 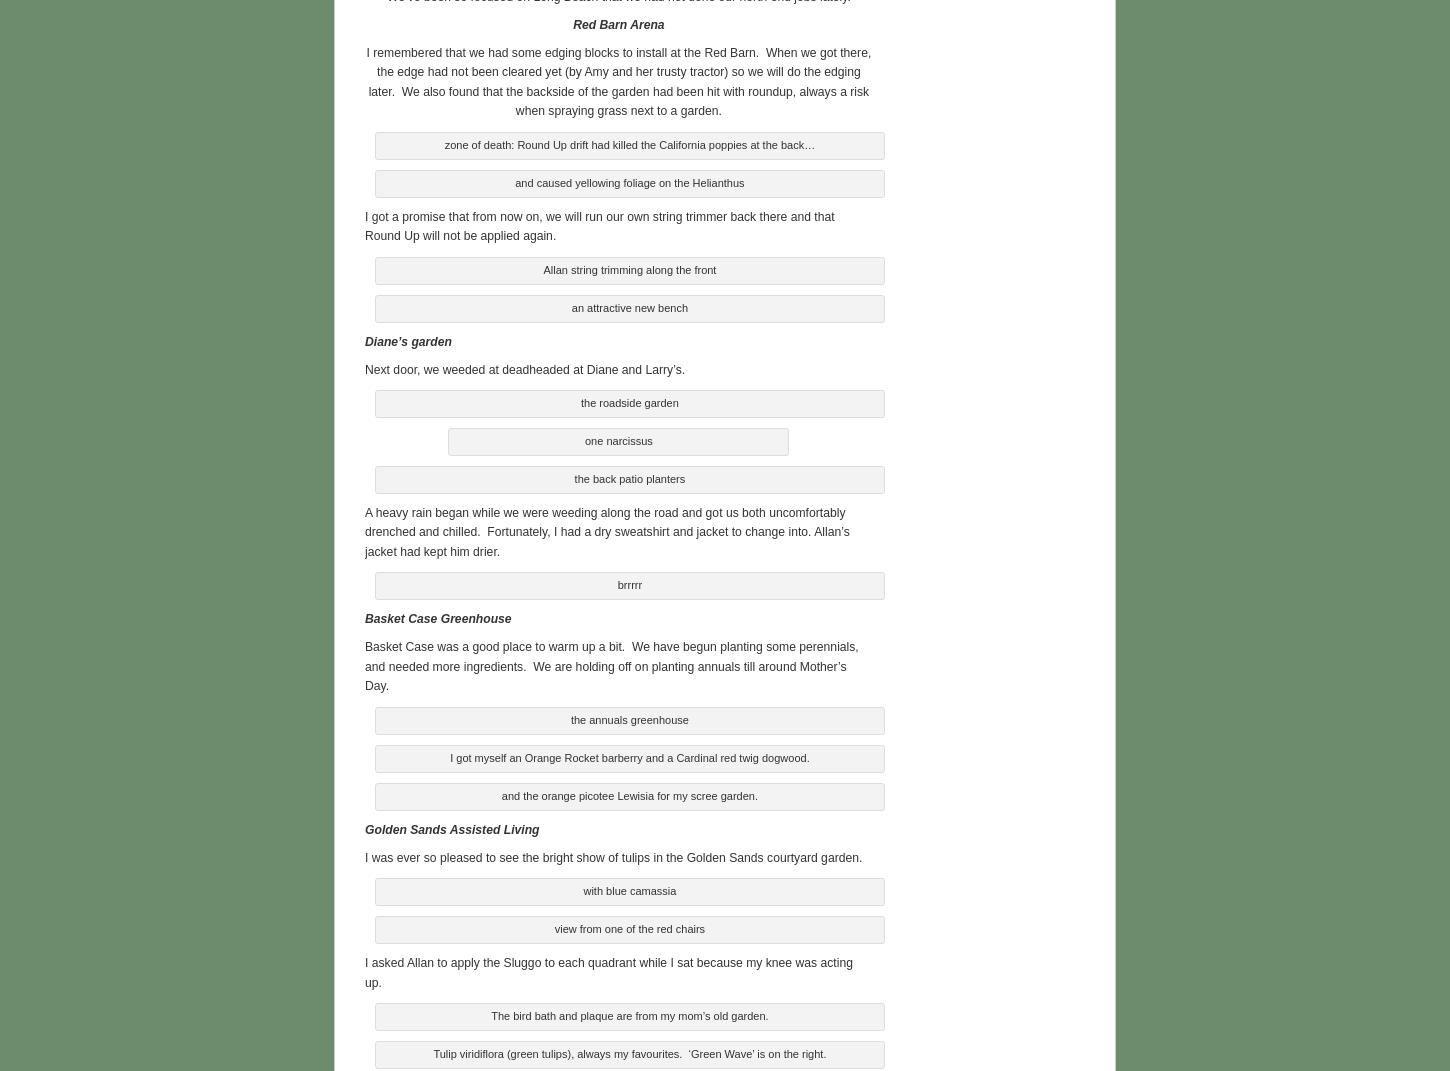 What do you see at coordinates (615, 583) in the screenshot?
I see `'brrrrr'` at bounding box center [615, 583].